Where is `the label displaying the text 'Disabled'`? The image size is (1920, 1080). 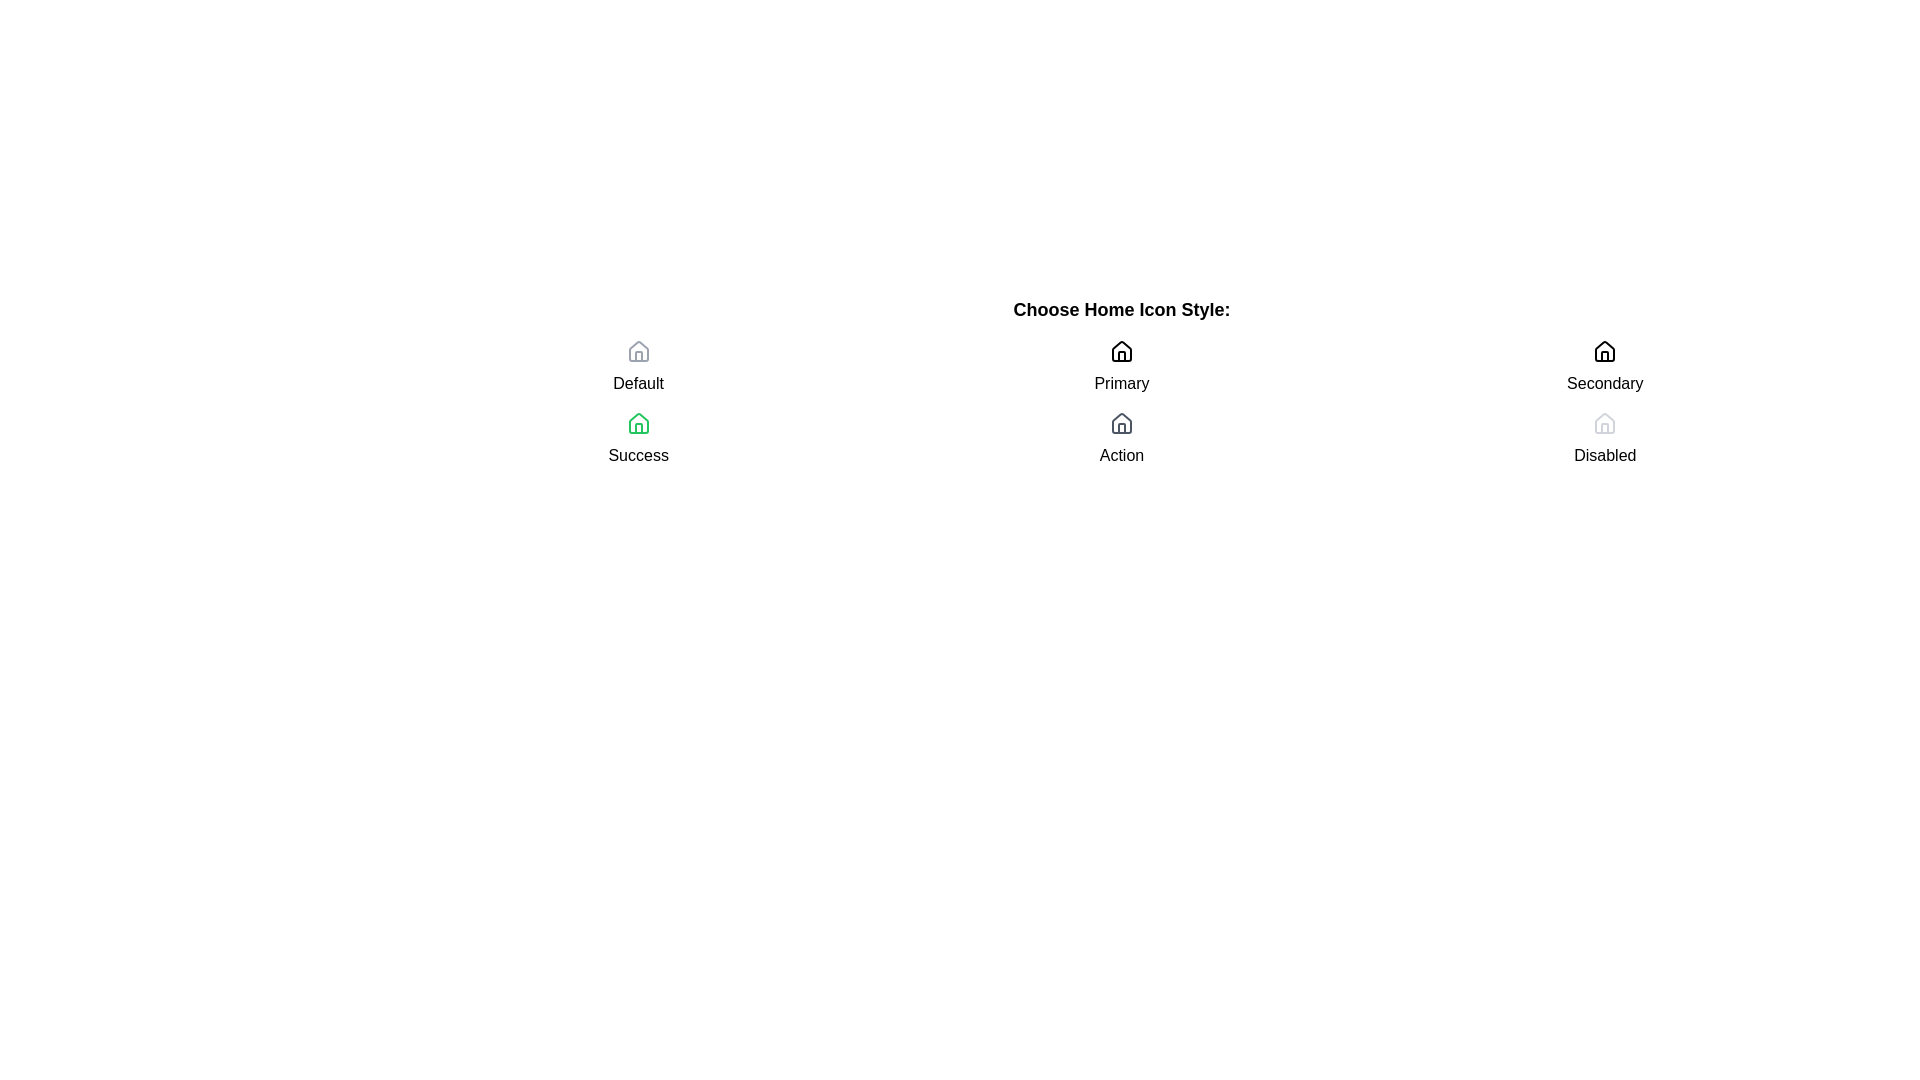
the label displaying the text 'Disabled' is located at coordinates (1605, 455).